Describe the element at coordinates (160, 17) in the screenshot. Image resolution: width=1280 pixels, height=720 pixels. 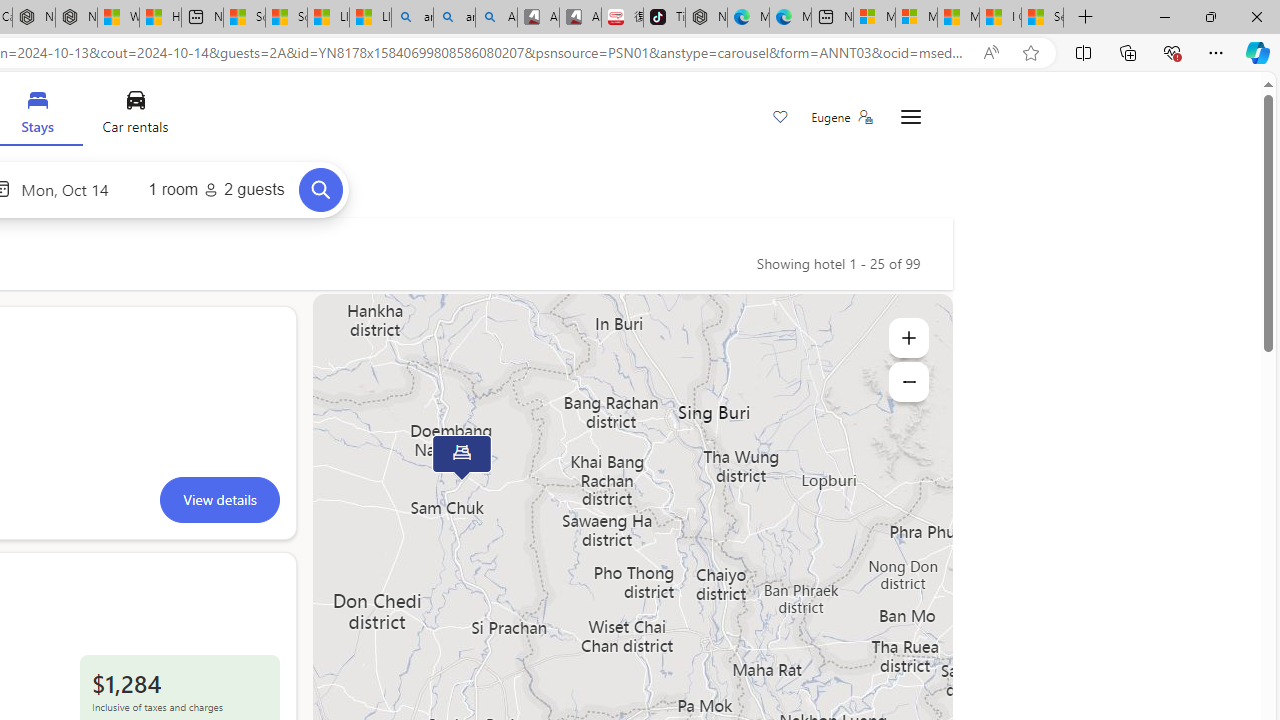
I see `'Huge shark washes ashore at New York City beach | Watch'` at that location.